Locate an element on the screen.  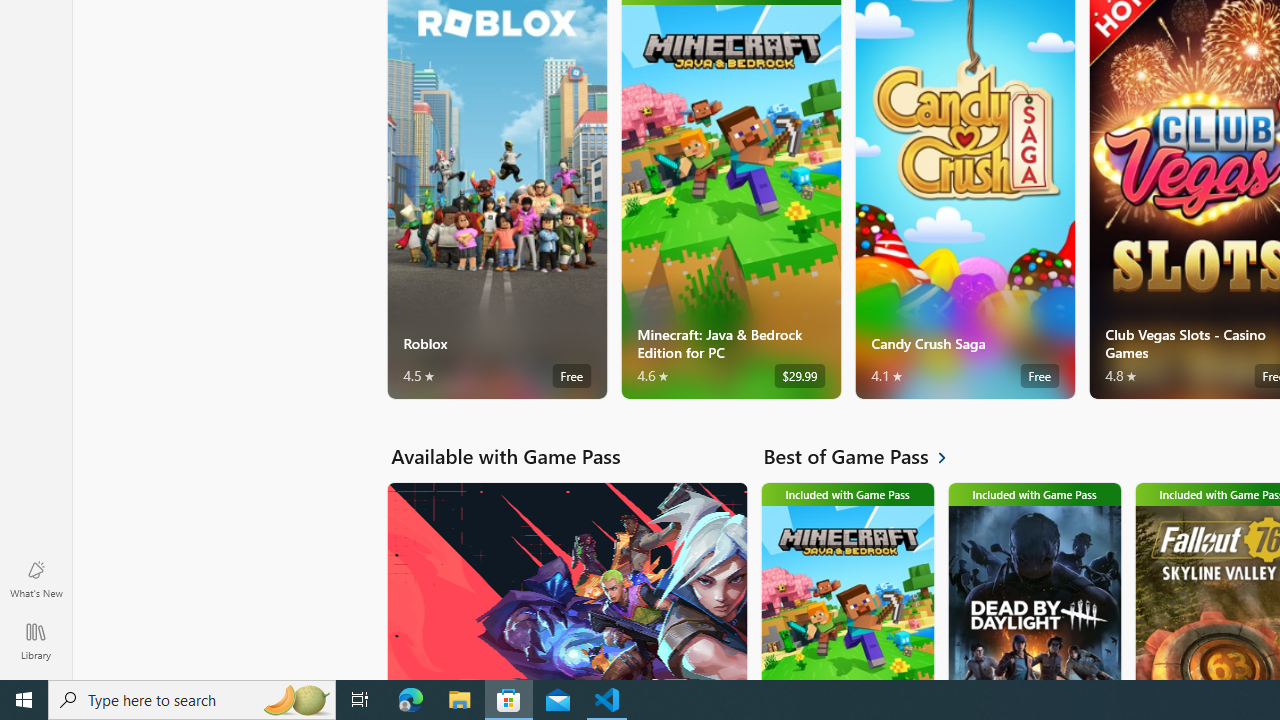
'What' is located at coordinates (35, 578).